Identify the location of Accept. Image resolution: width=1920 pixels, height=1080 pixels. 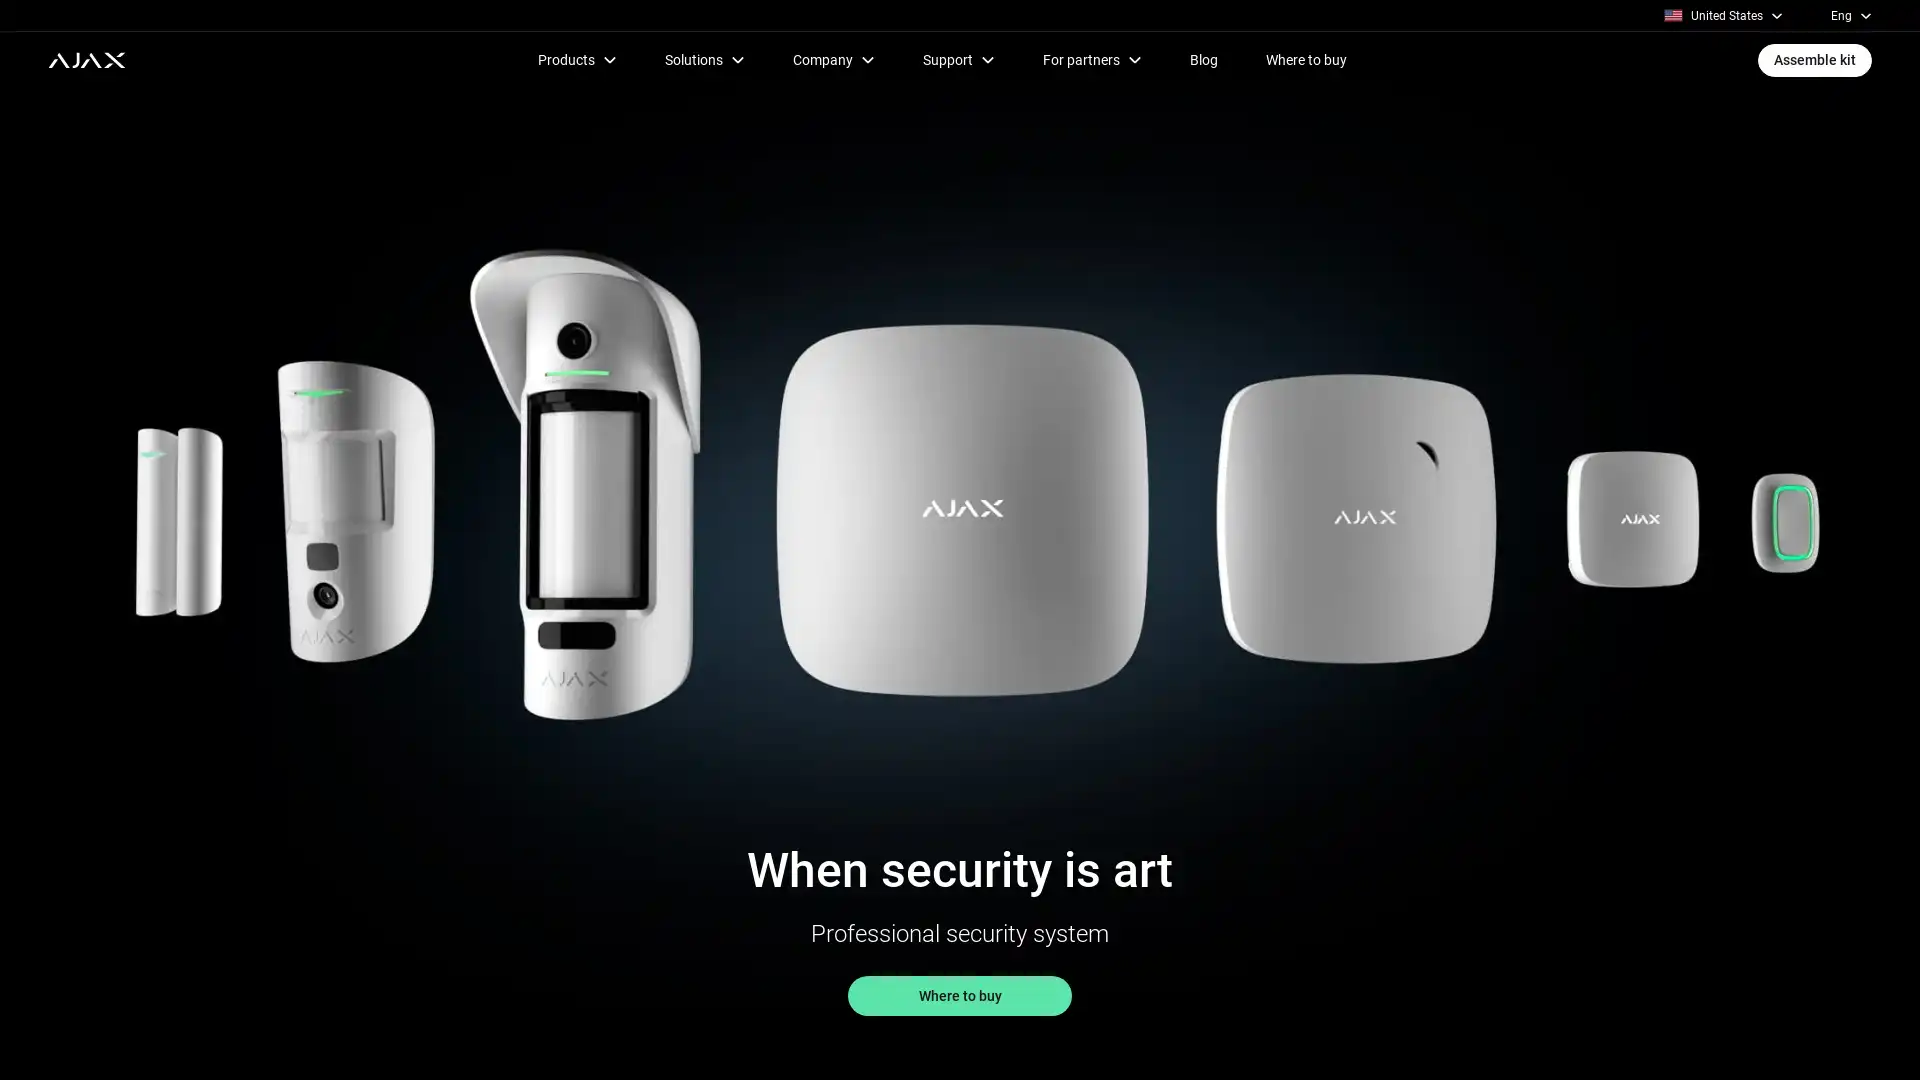
(1361, 982).